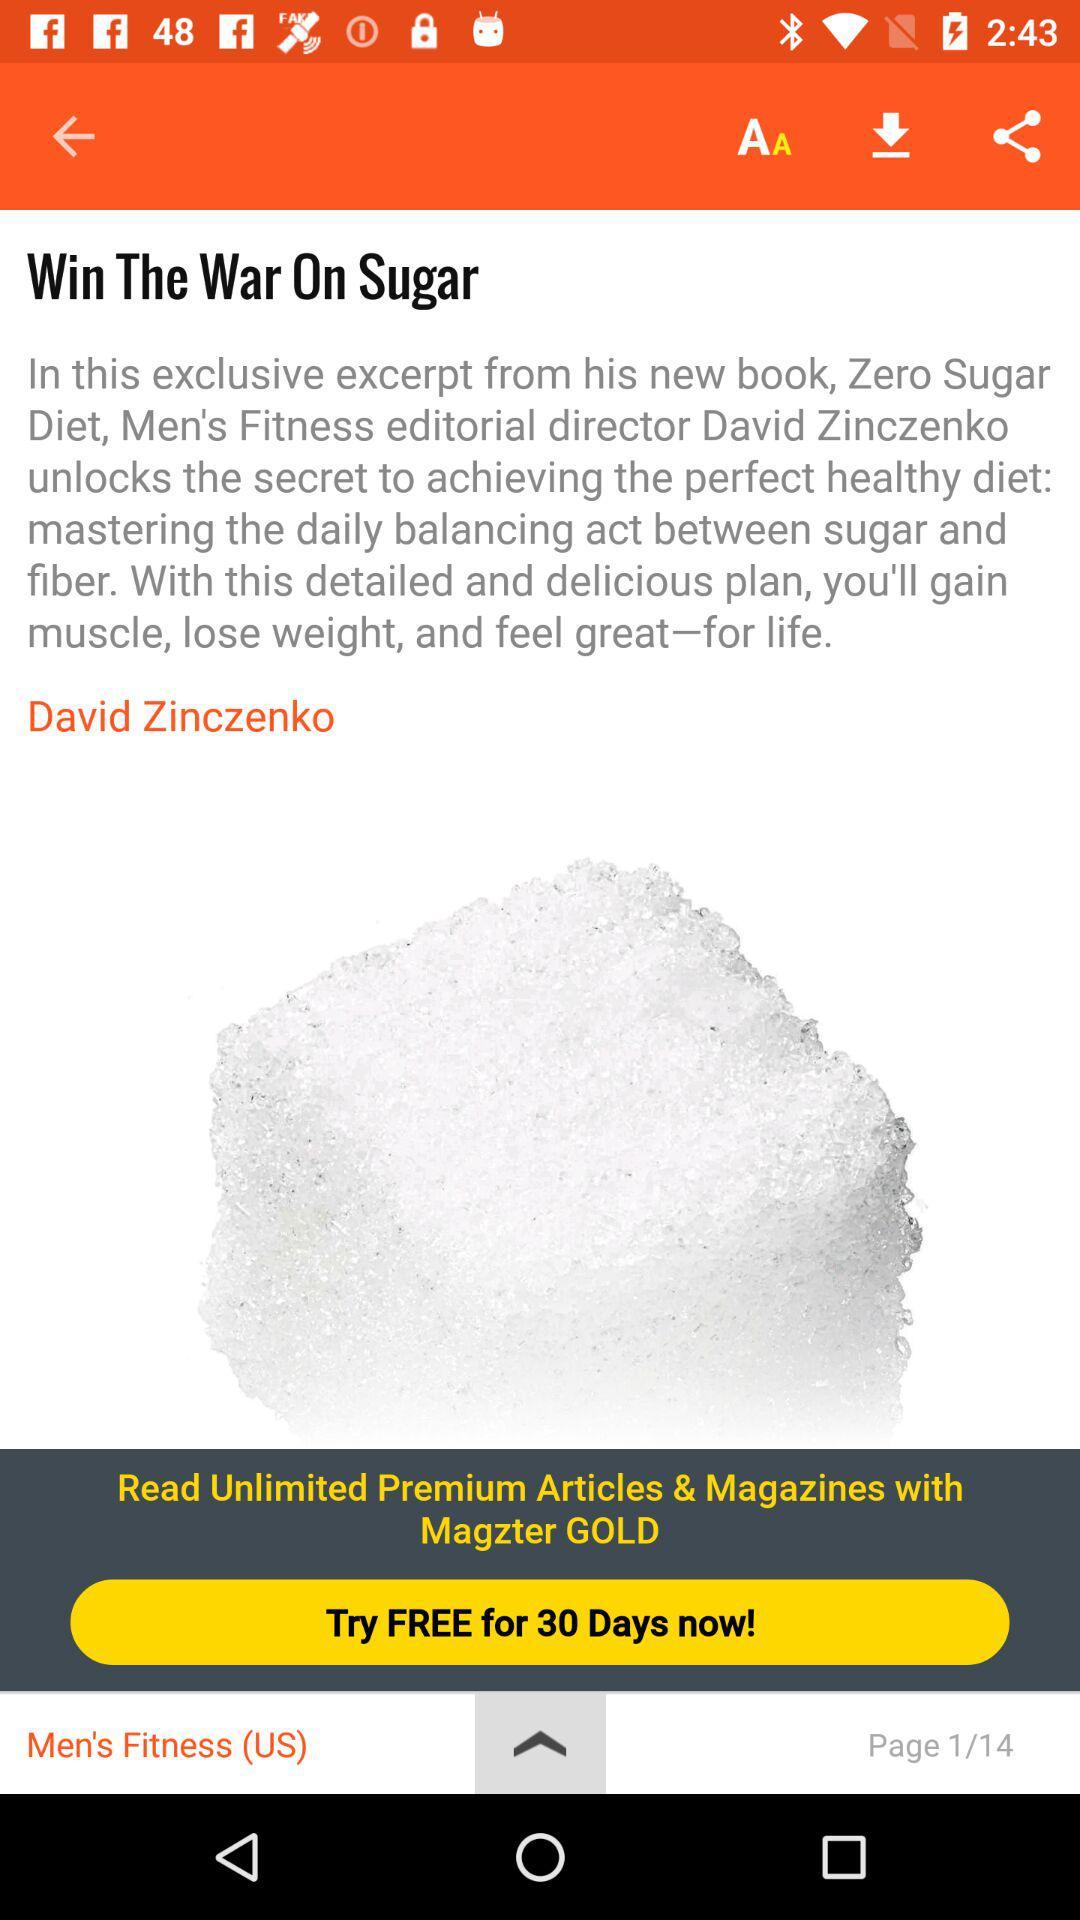 The height and width of the screenshot is (1920, 1080). I want to click on the item at the center, so click(540, 1236).